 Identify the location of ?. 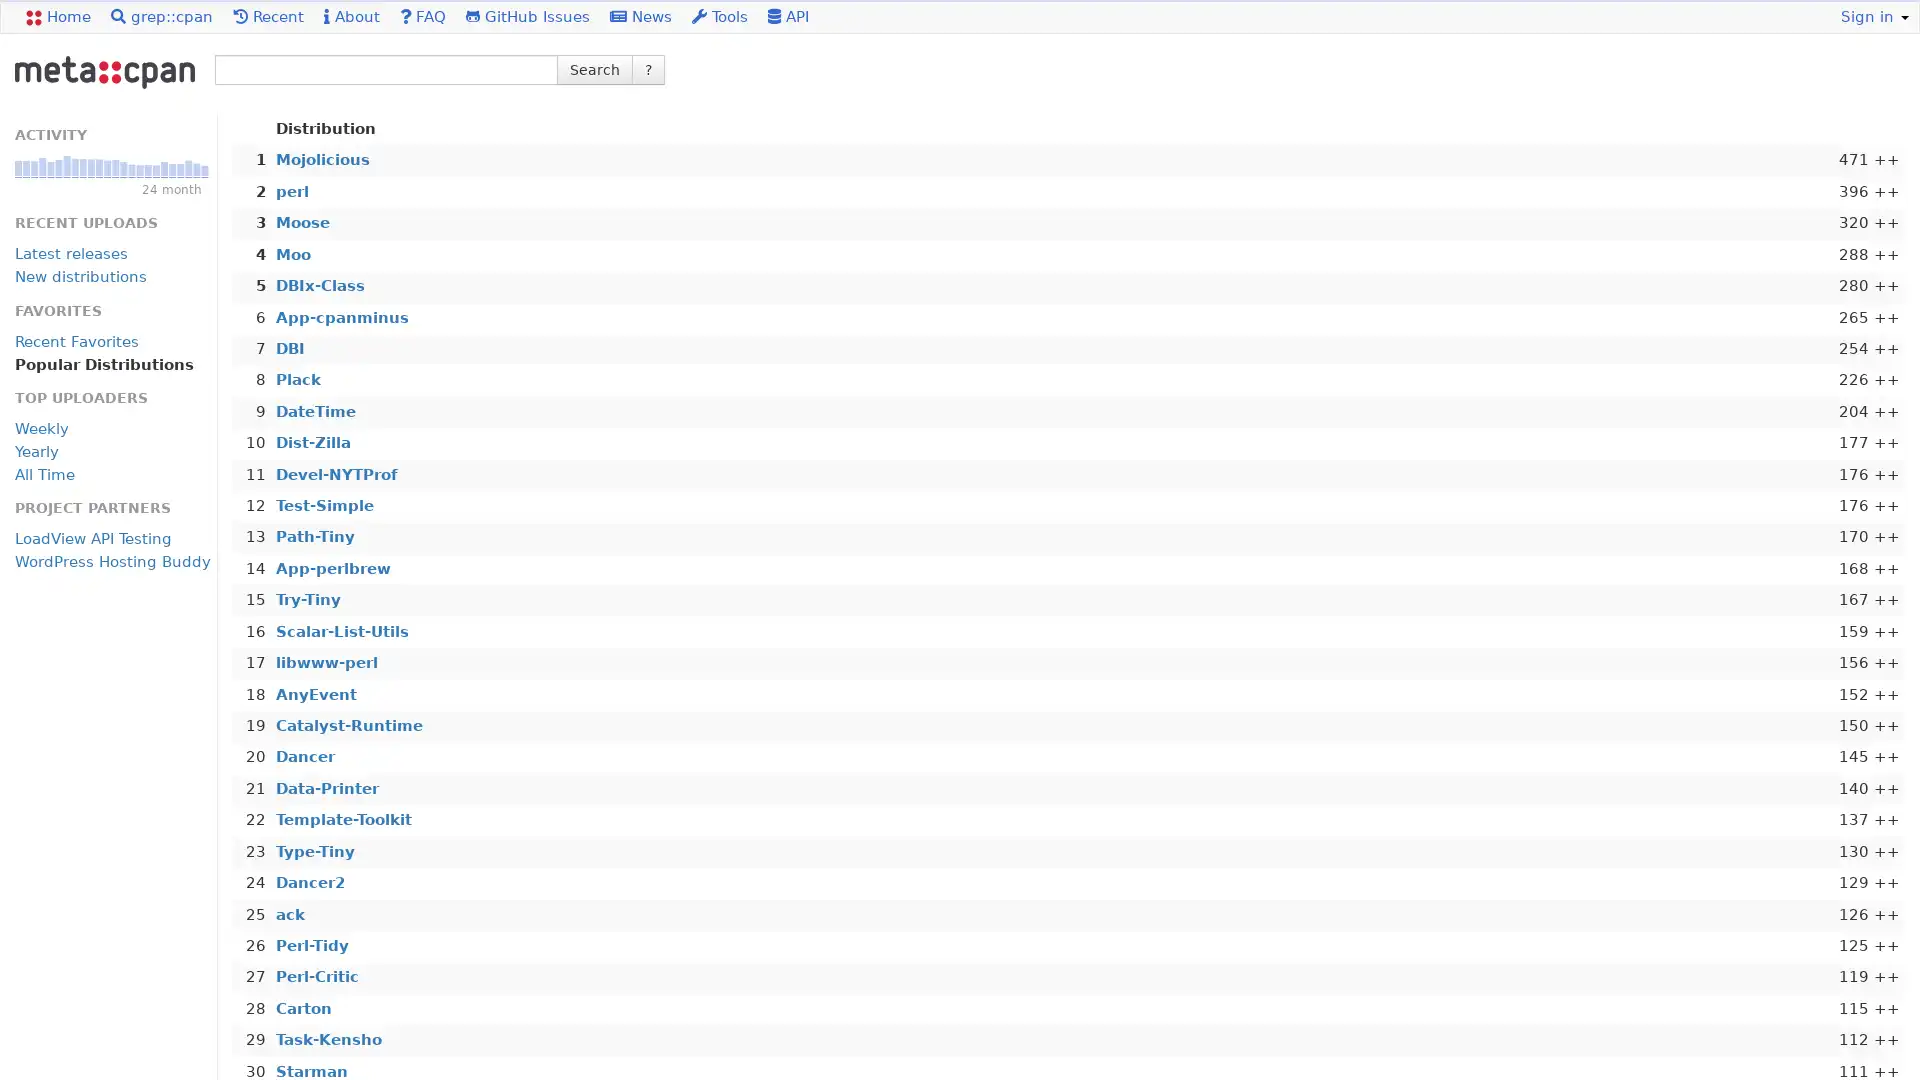
(648, 68).